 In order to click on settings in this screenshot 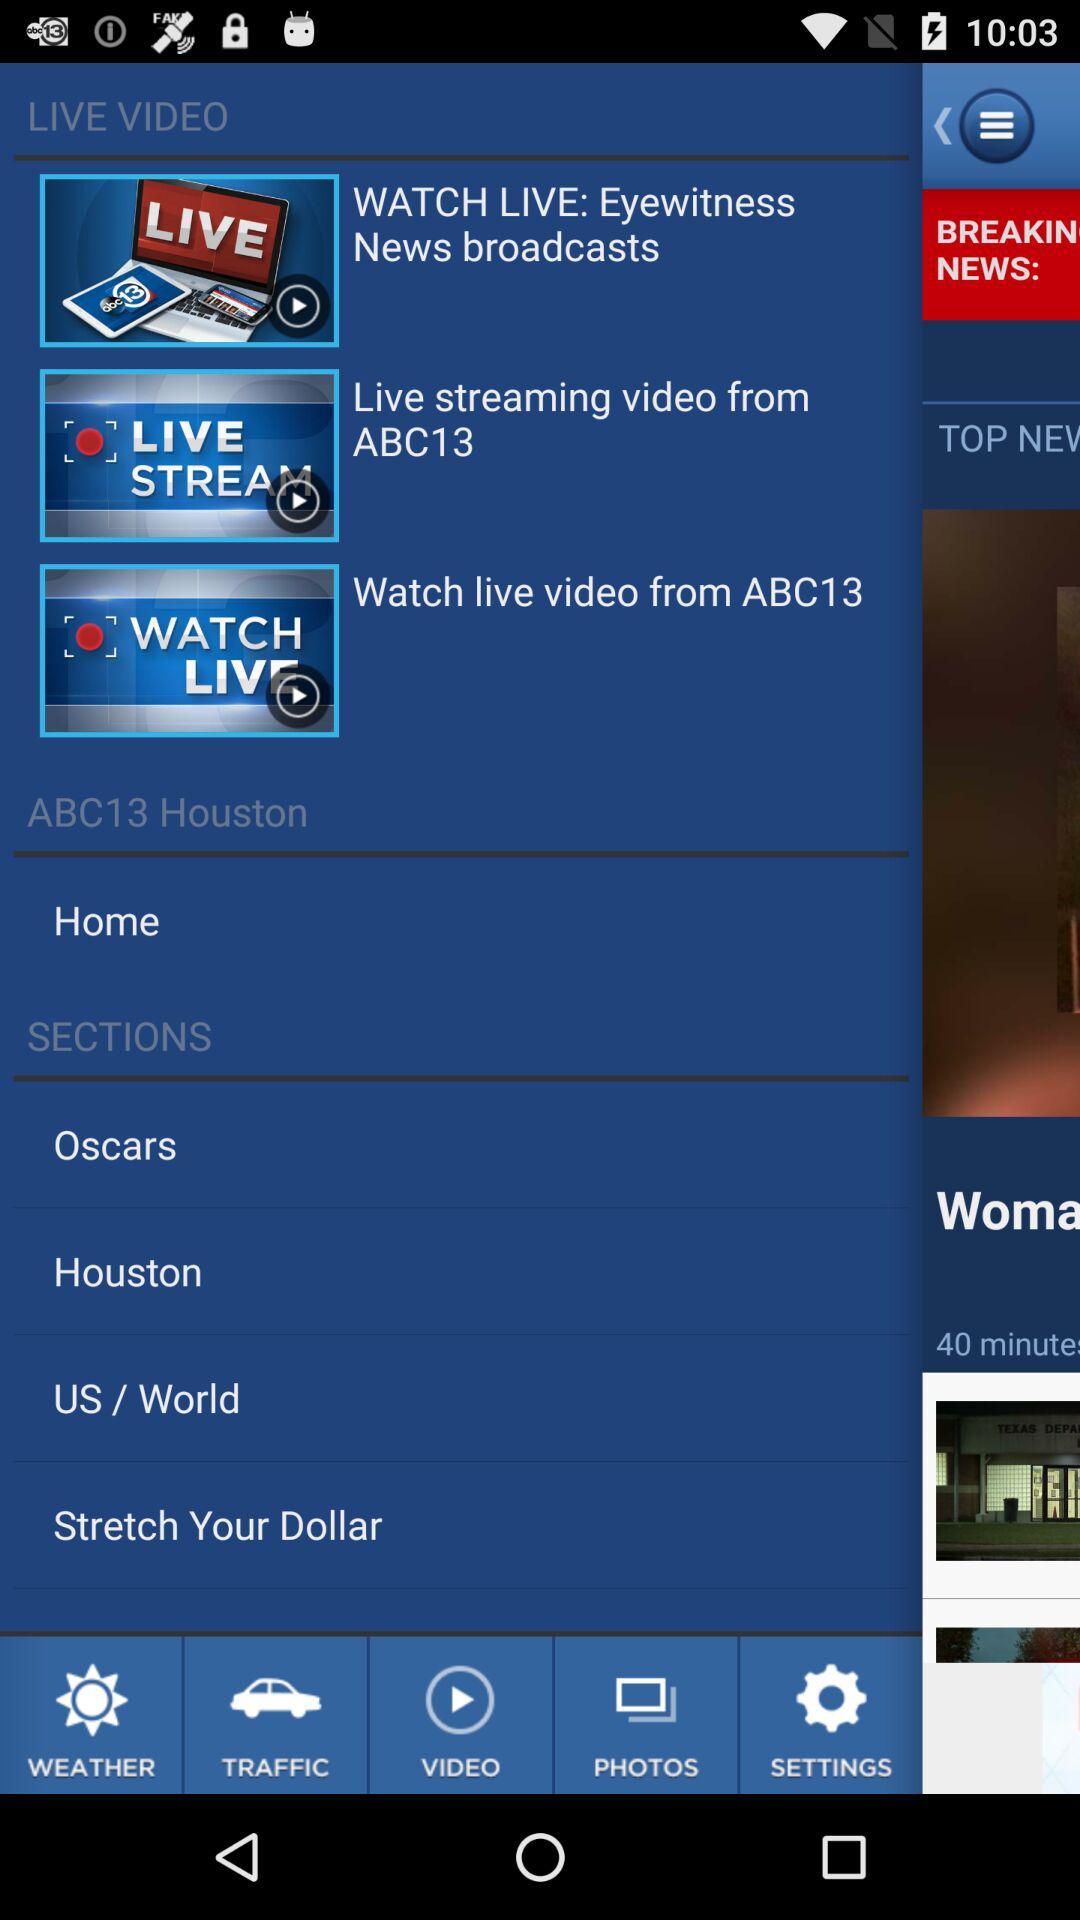, I will do `click(831, 1714)`.